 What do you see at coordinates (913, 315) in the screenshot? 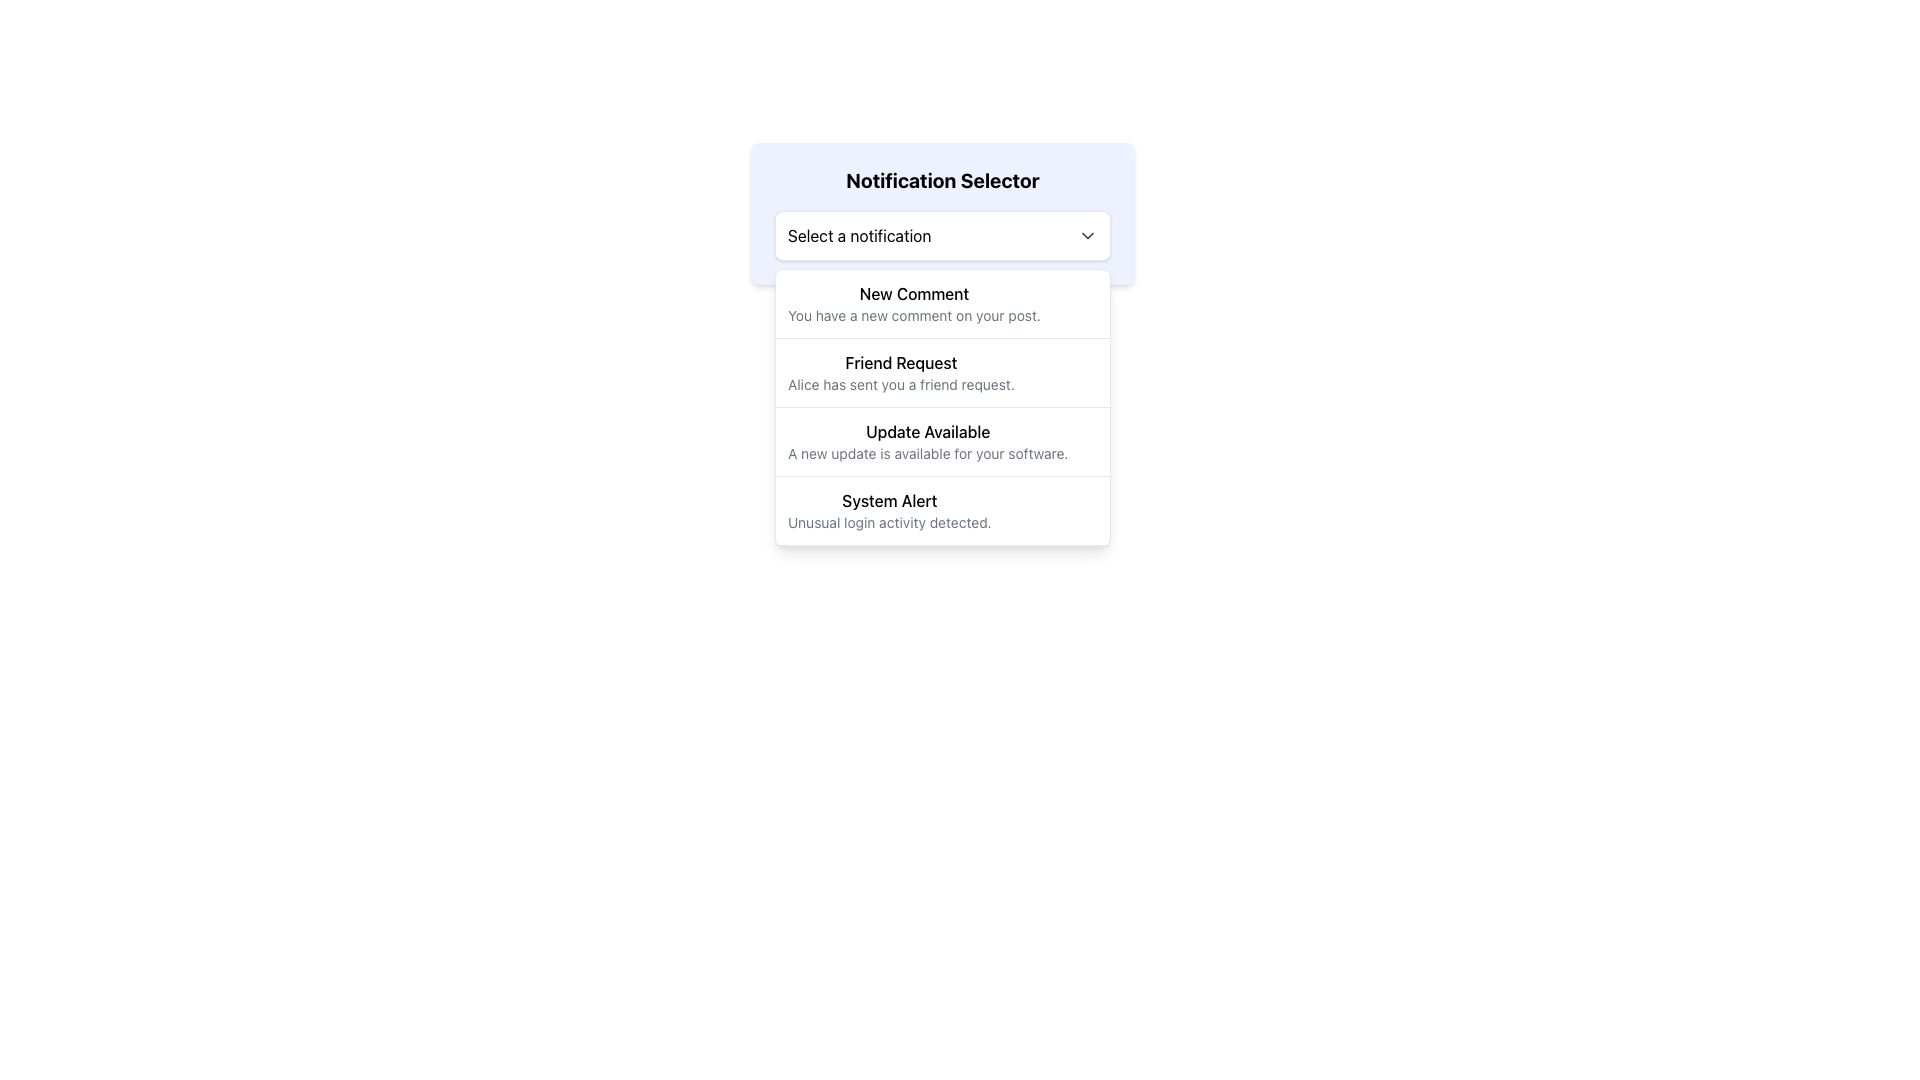
I see `the text label displaying 'You have a new comment on your post.' that is located below the 'New Comment' heading in the notification card of the 'Notification Selector' component` at bounding box center [913, 315].